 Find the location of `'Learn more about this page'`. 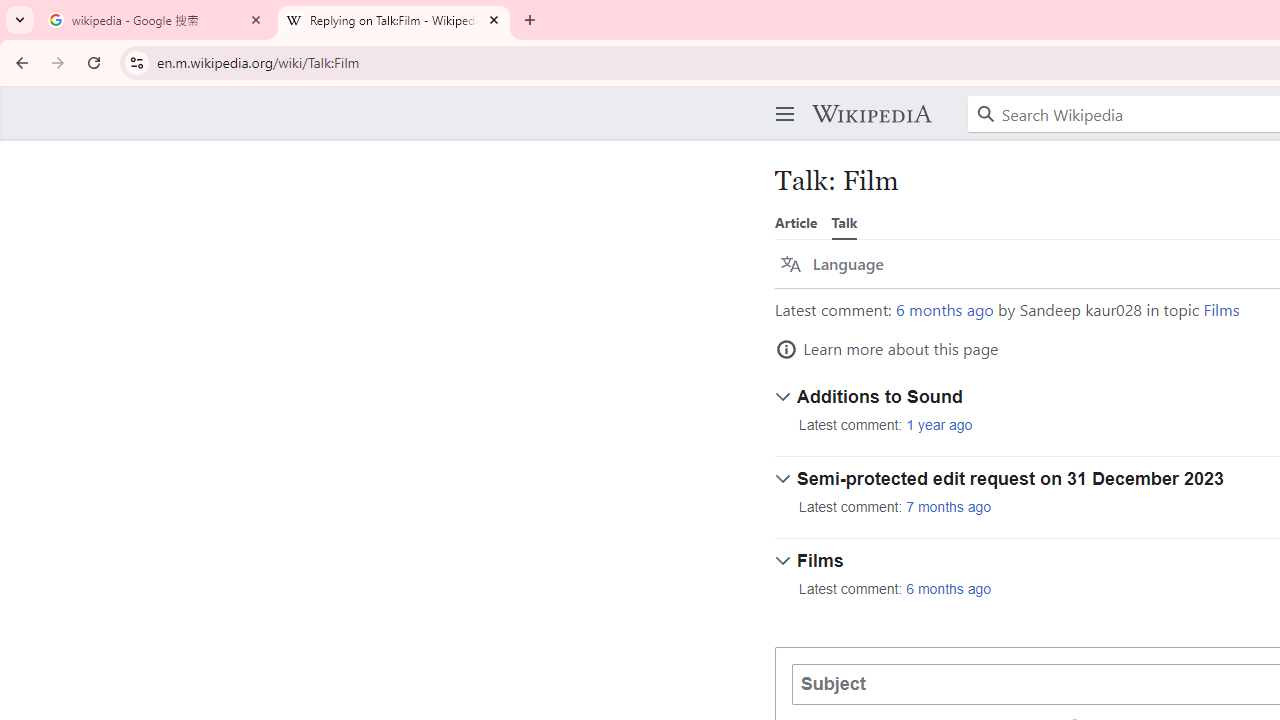

'Learn more about this page' is located at coordinates (886, 348).